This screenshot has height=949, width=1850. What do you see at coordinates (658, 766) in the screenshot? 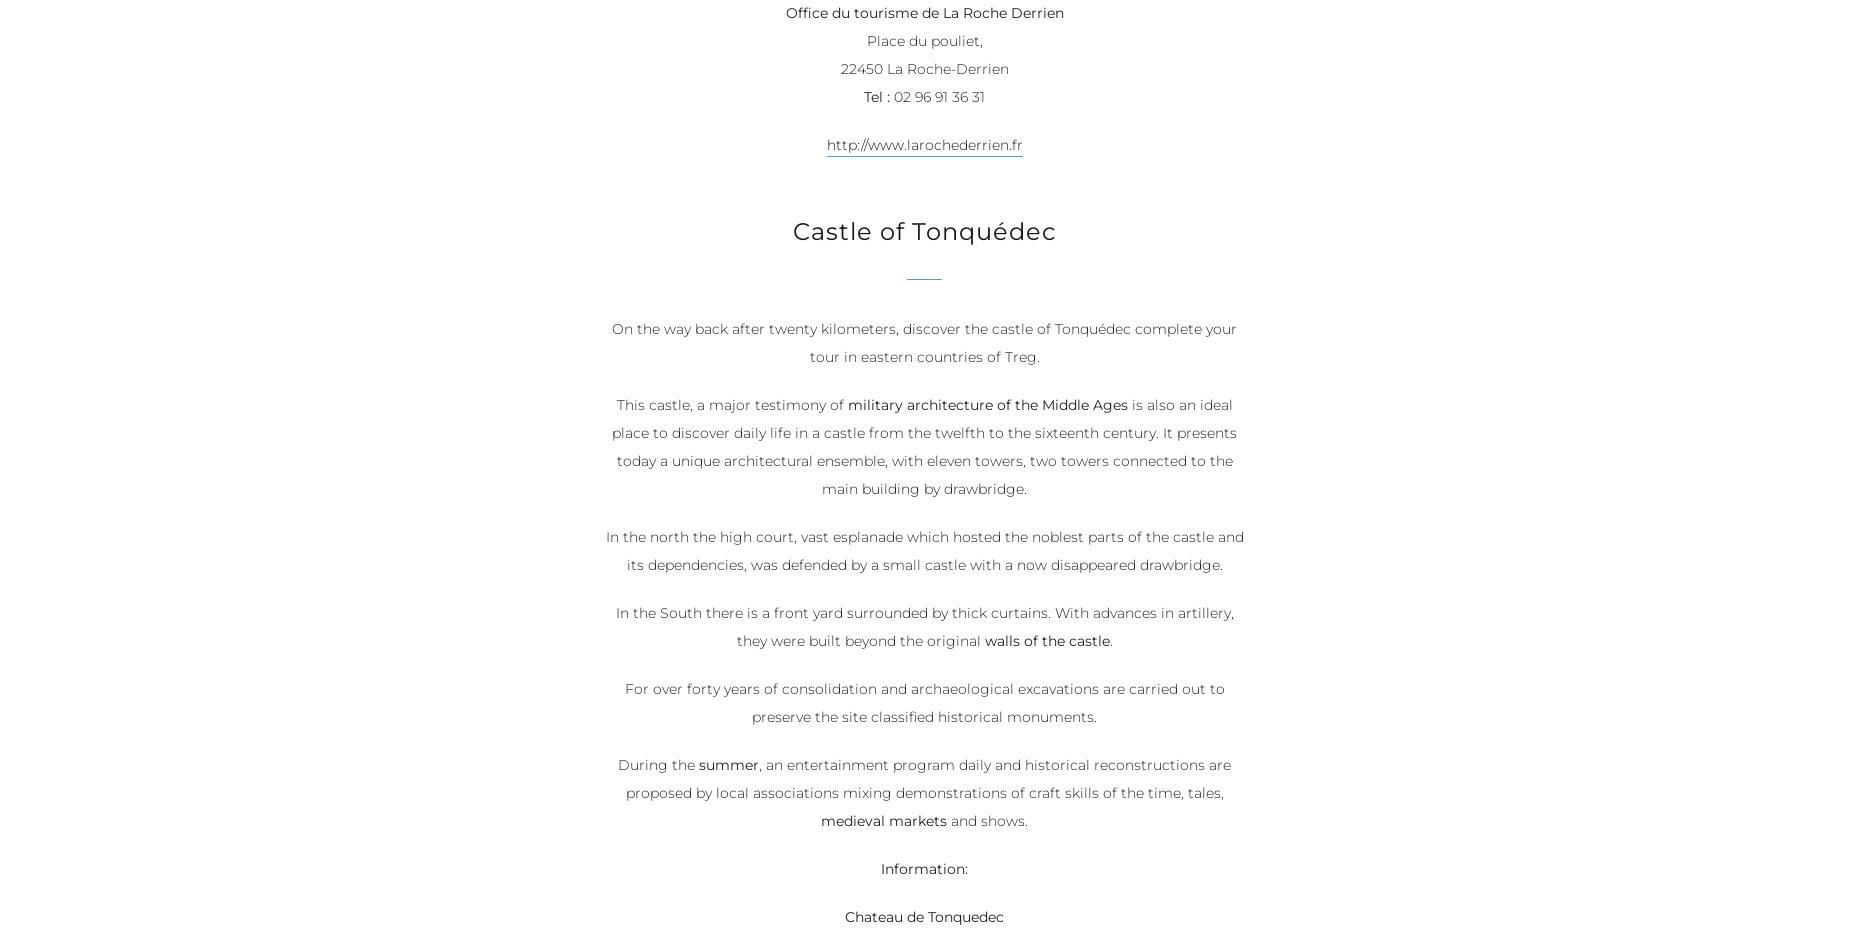
I see `'During the'` at bounding box center [658, 766].